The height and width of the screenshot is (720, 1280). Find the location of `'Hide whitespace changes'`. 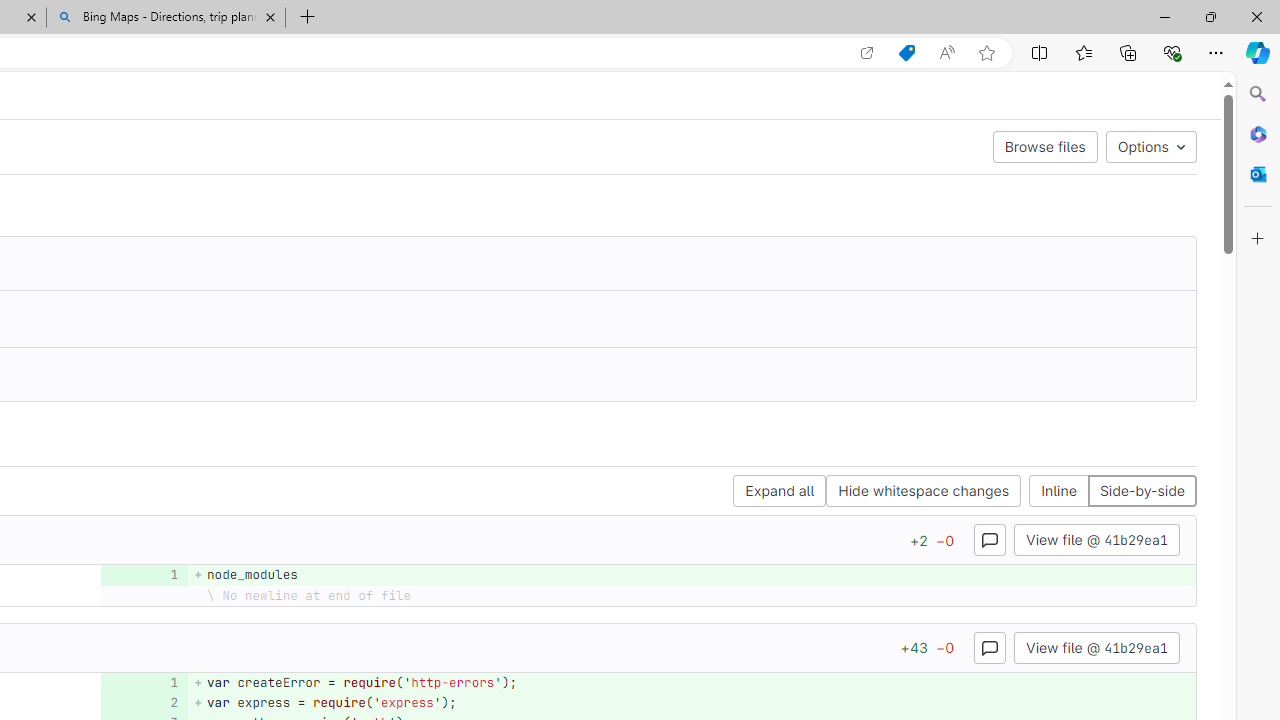

'Hide whitespace changes' is located at coordinates (922, 491).